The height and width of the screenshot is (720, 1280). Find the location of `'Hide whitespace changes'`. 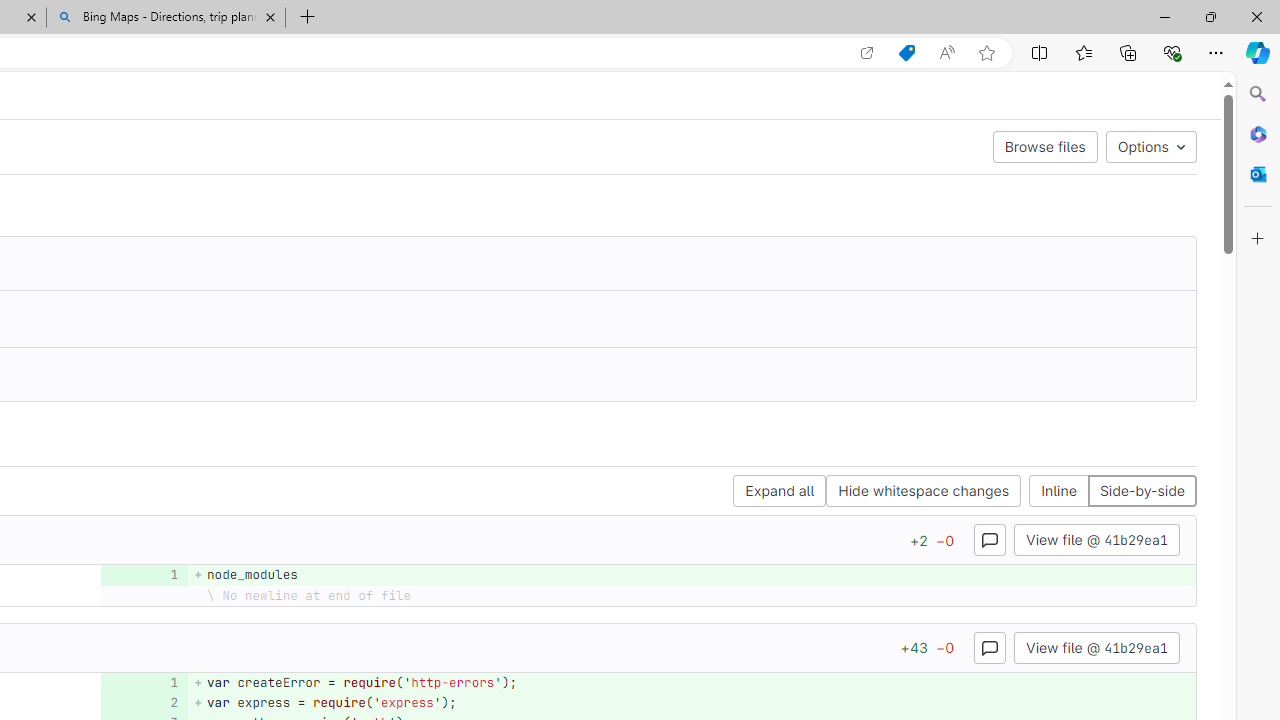

'Hide whitespace changes' is located at coordinates (922, 491).